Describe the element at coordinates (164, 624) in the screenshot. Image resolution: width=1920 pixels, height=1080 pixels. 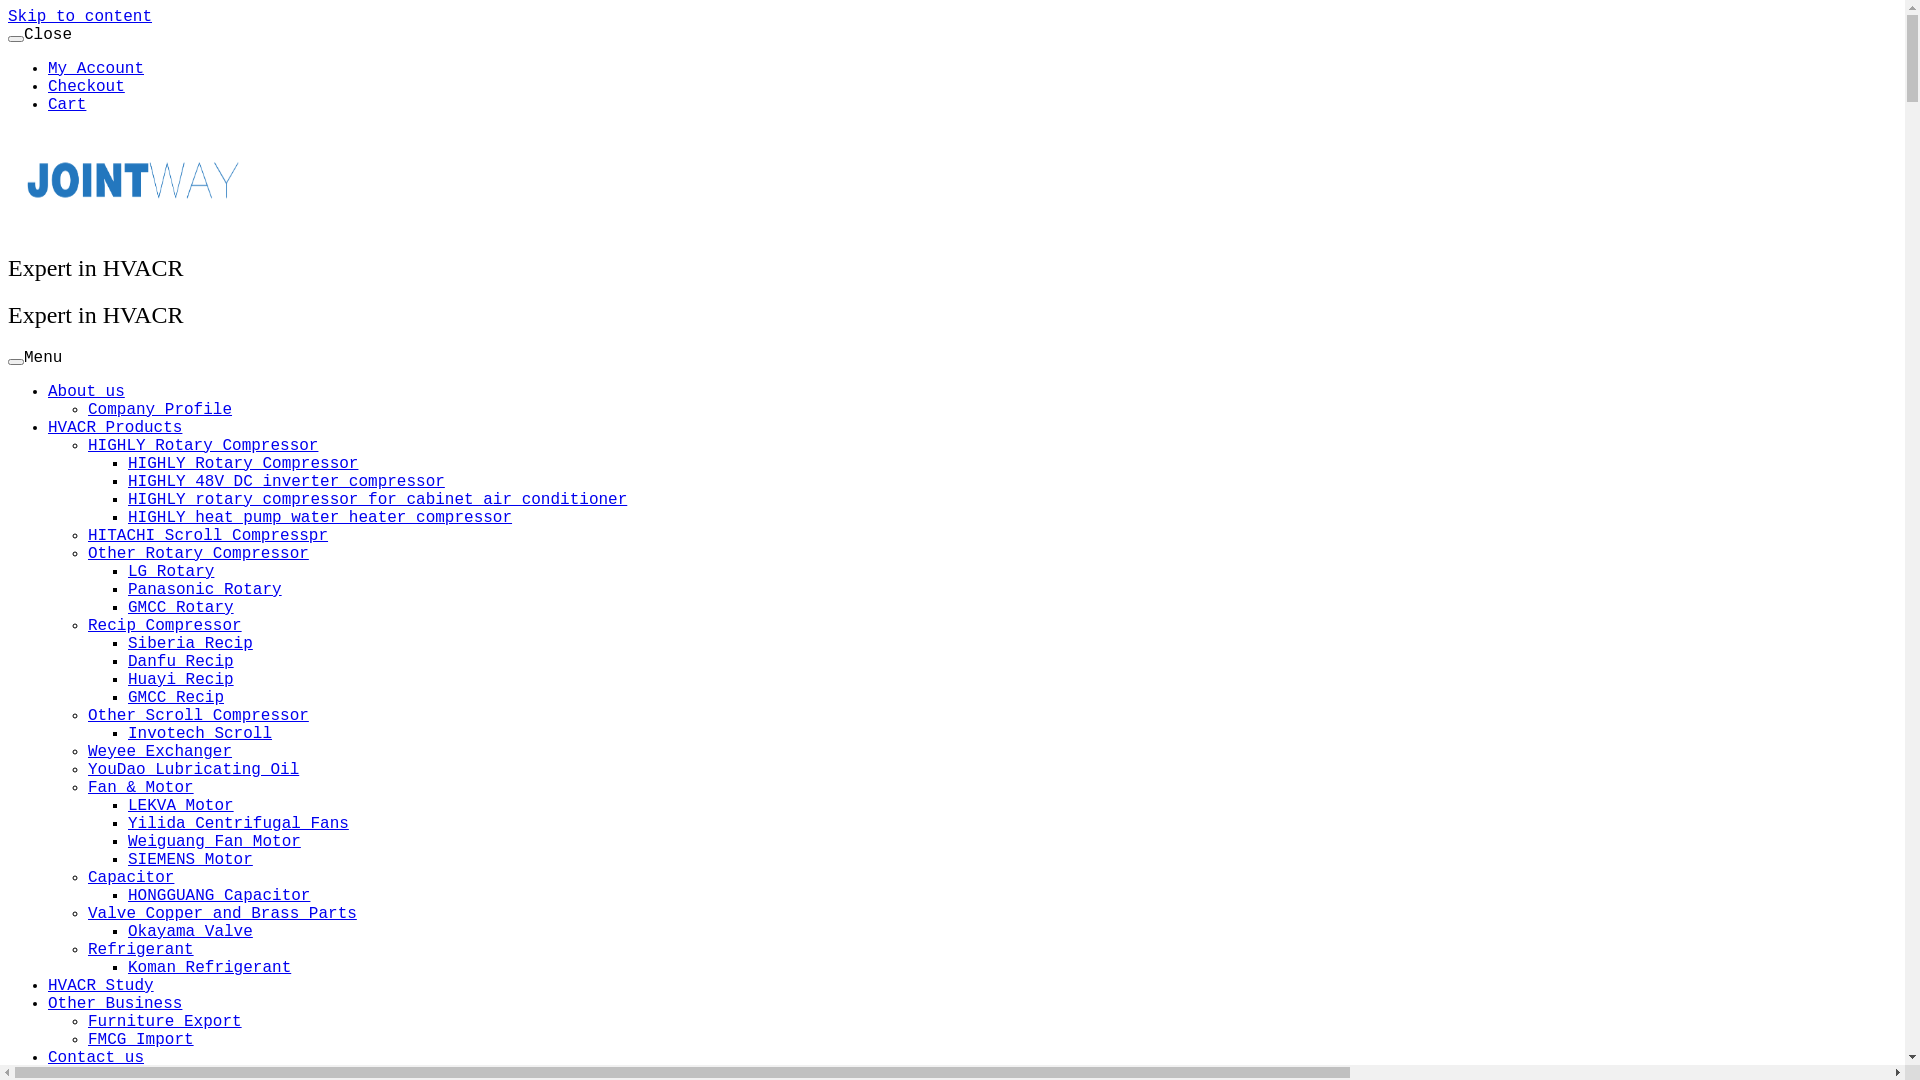
I see `'Recip Compressor'` at that location.